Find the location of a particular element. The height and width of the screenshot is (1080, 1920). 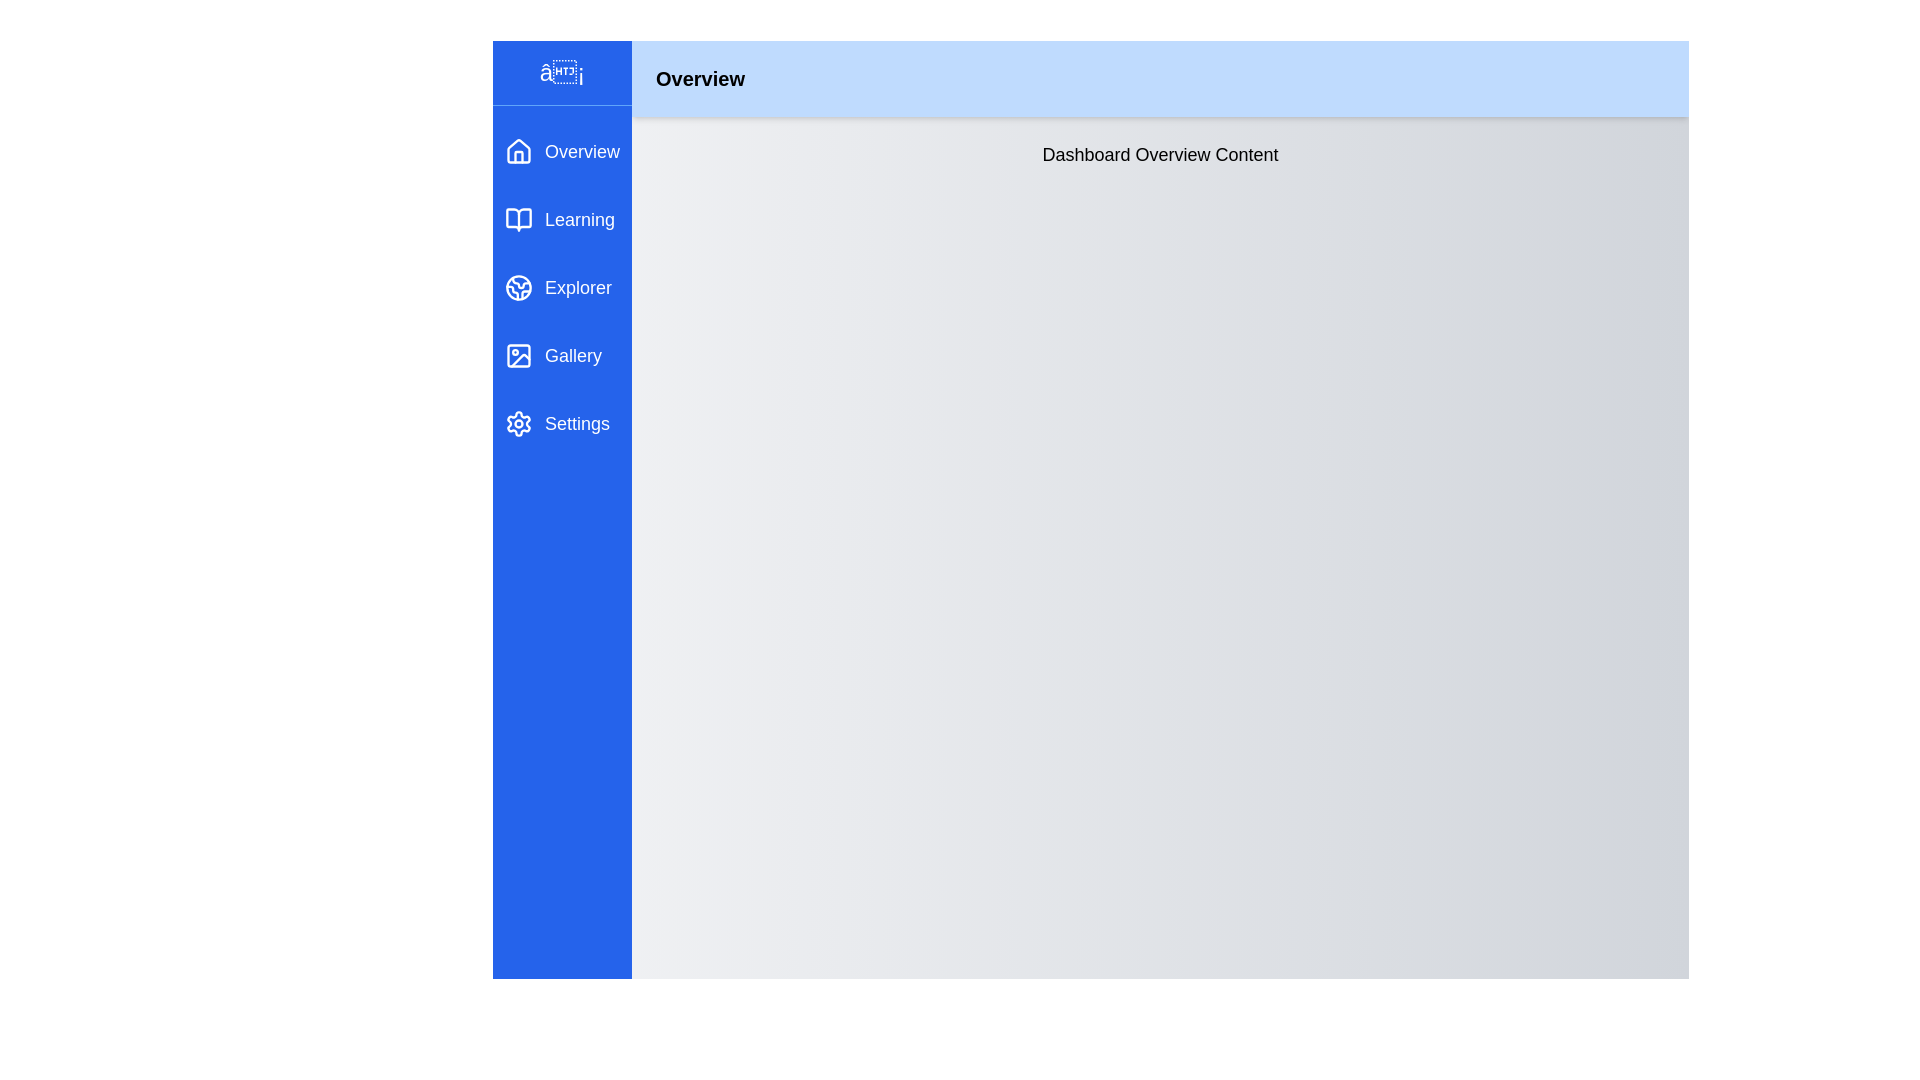

the 'Gallery' button, which is the fourth interactive item in the vertical navigation bar on the left side of the application, featuring a picture icon and blue background is located at coordinates (561, 354).